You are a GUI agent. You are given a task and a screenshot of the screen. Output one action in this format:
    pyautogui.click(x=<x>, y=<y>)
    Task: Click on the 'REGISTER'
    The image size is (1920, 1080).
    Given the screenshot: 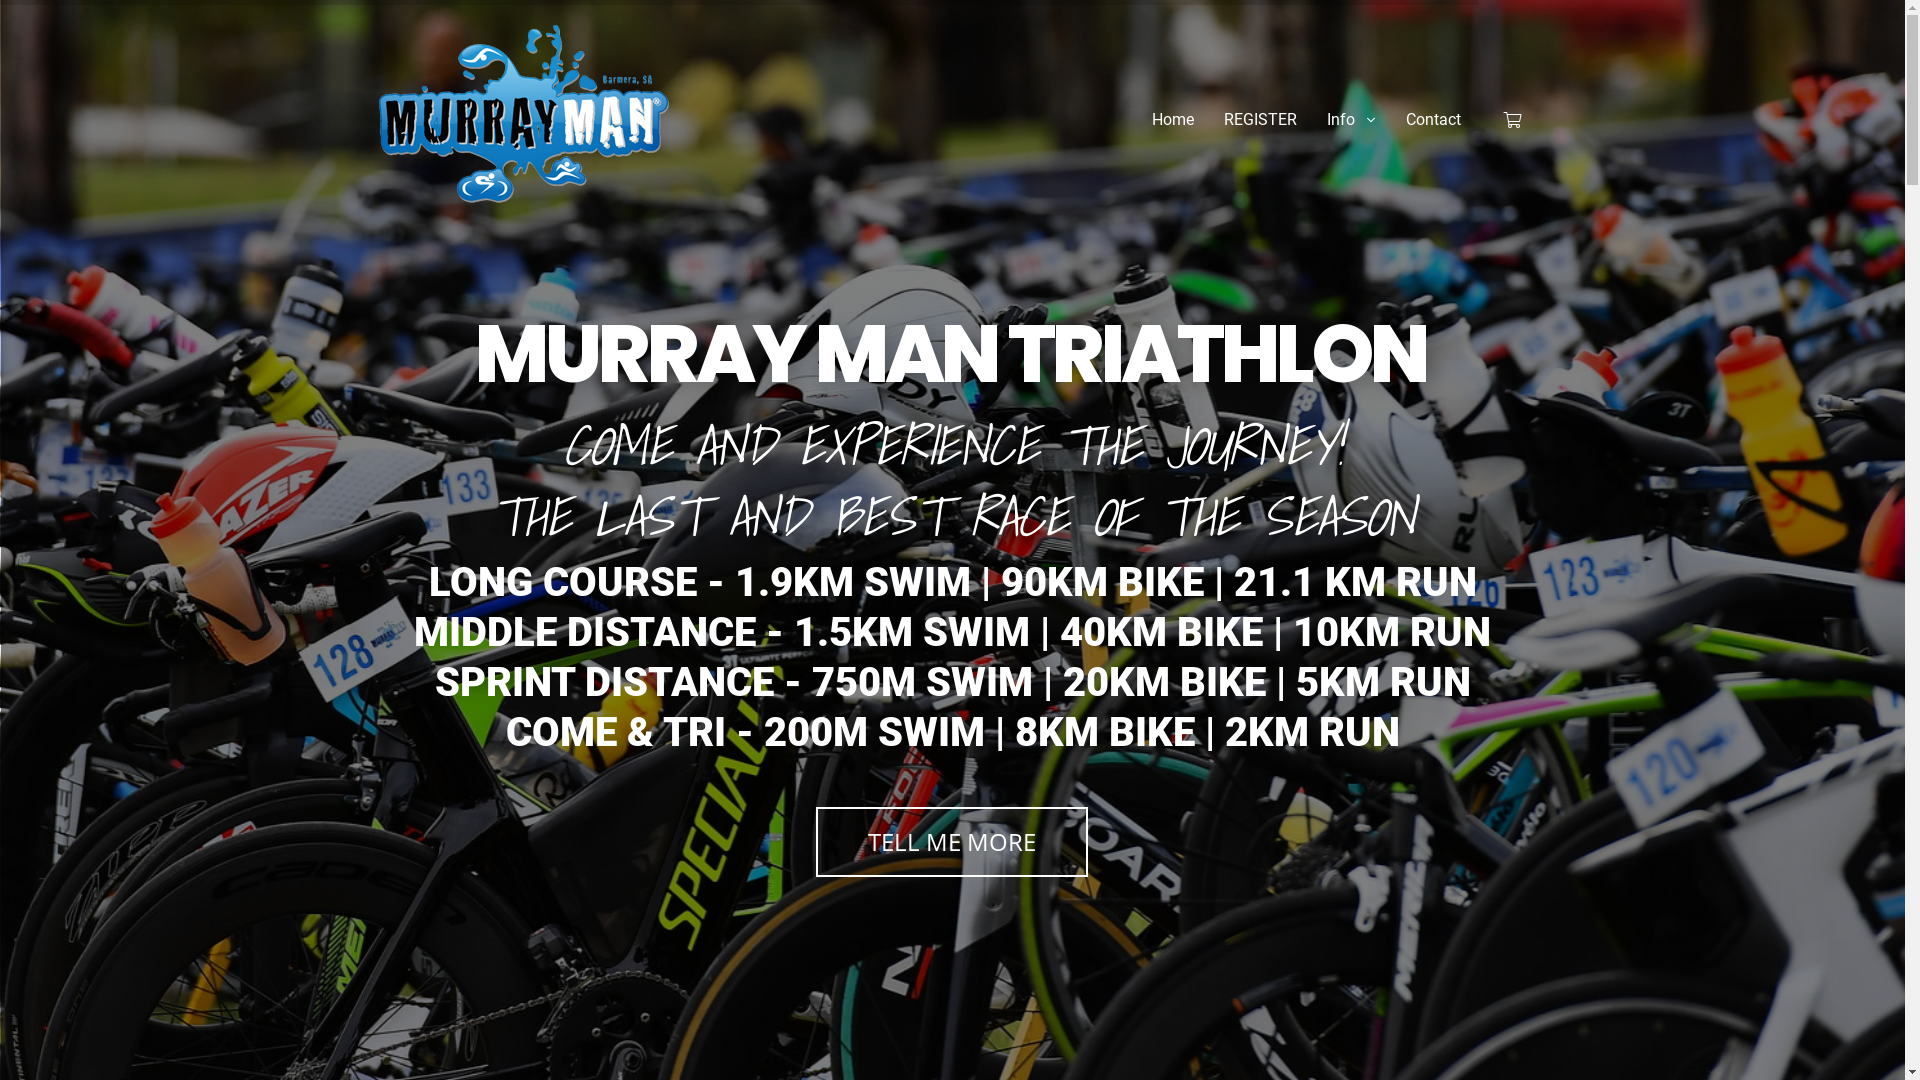 What is the action you would take?
    pyautogui.click(x=1208, y=119)
    